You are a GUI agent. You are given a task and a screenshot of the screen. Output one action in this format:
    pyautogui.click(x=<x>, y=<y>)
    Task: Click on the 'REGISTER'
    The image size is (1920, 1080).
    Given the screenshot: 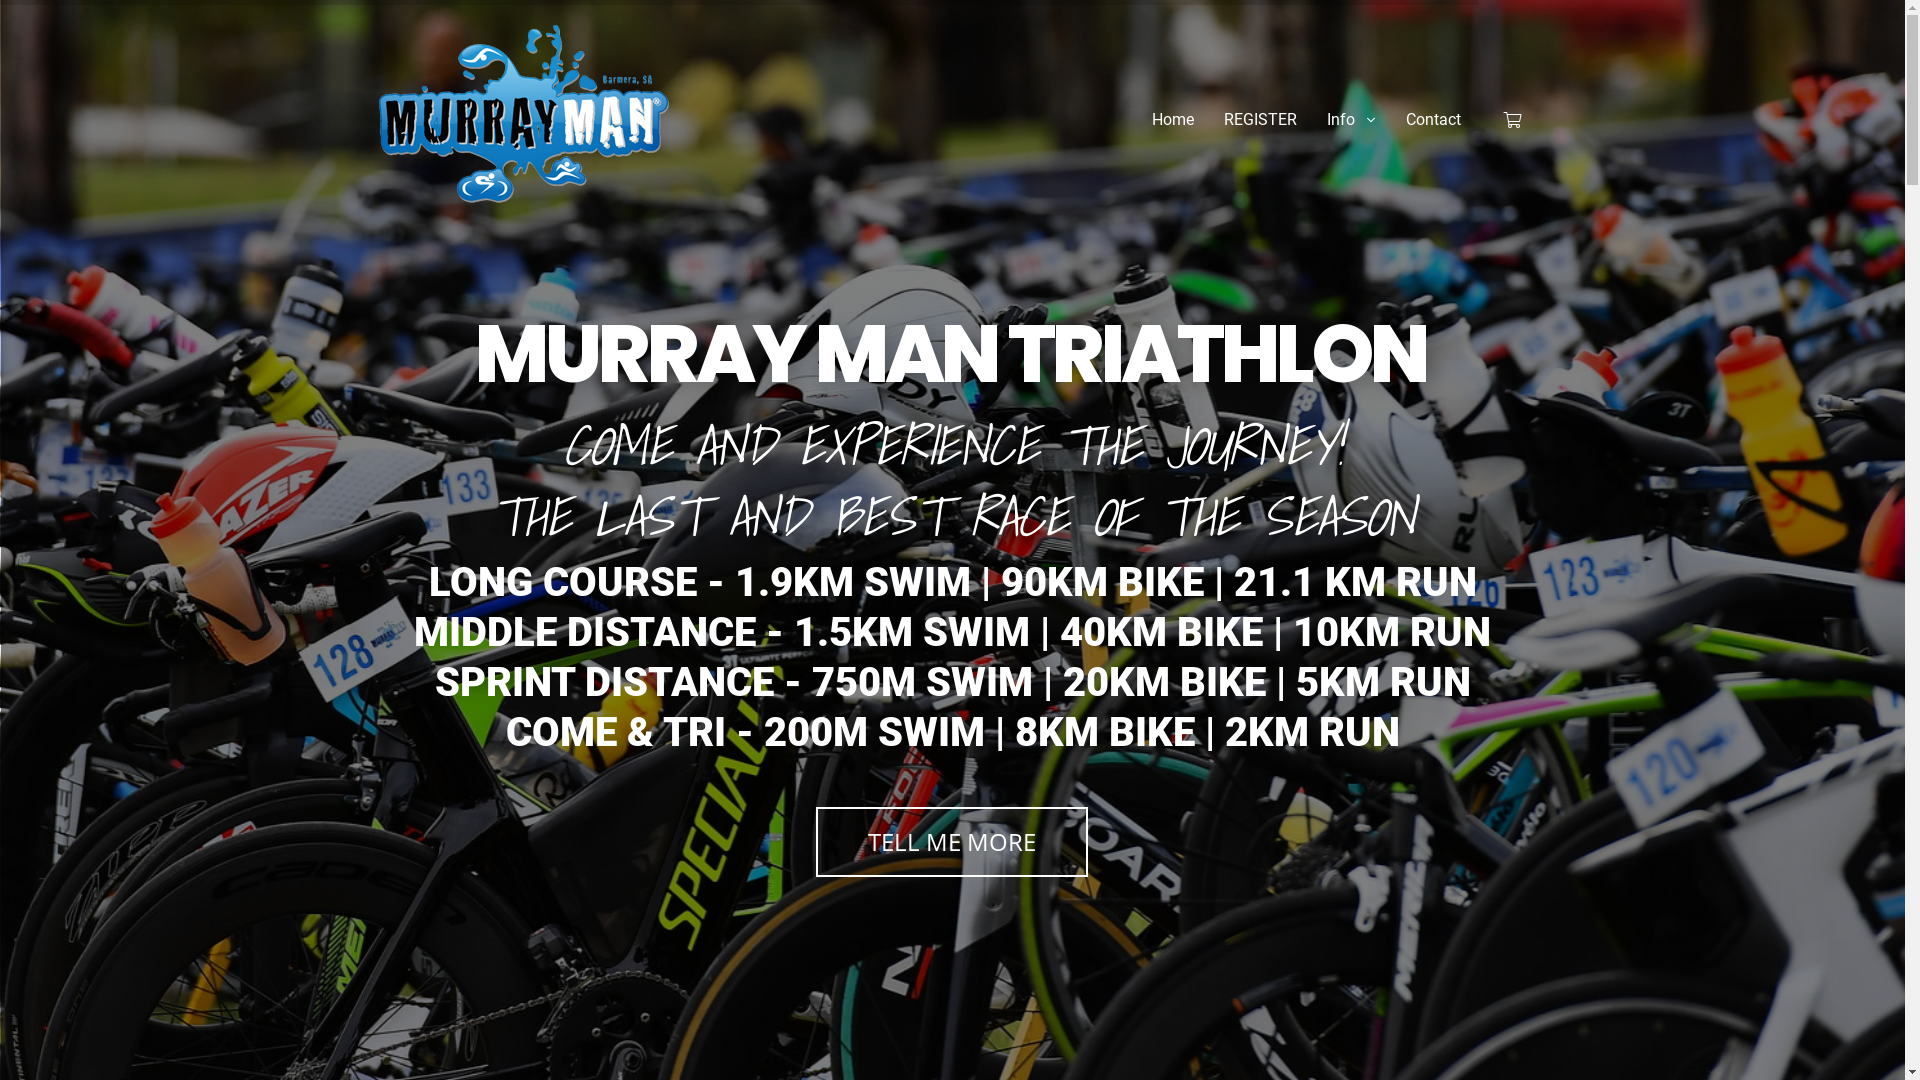 What is the action you would take?
    pyautogui.click(x=1208, y=119)
    